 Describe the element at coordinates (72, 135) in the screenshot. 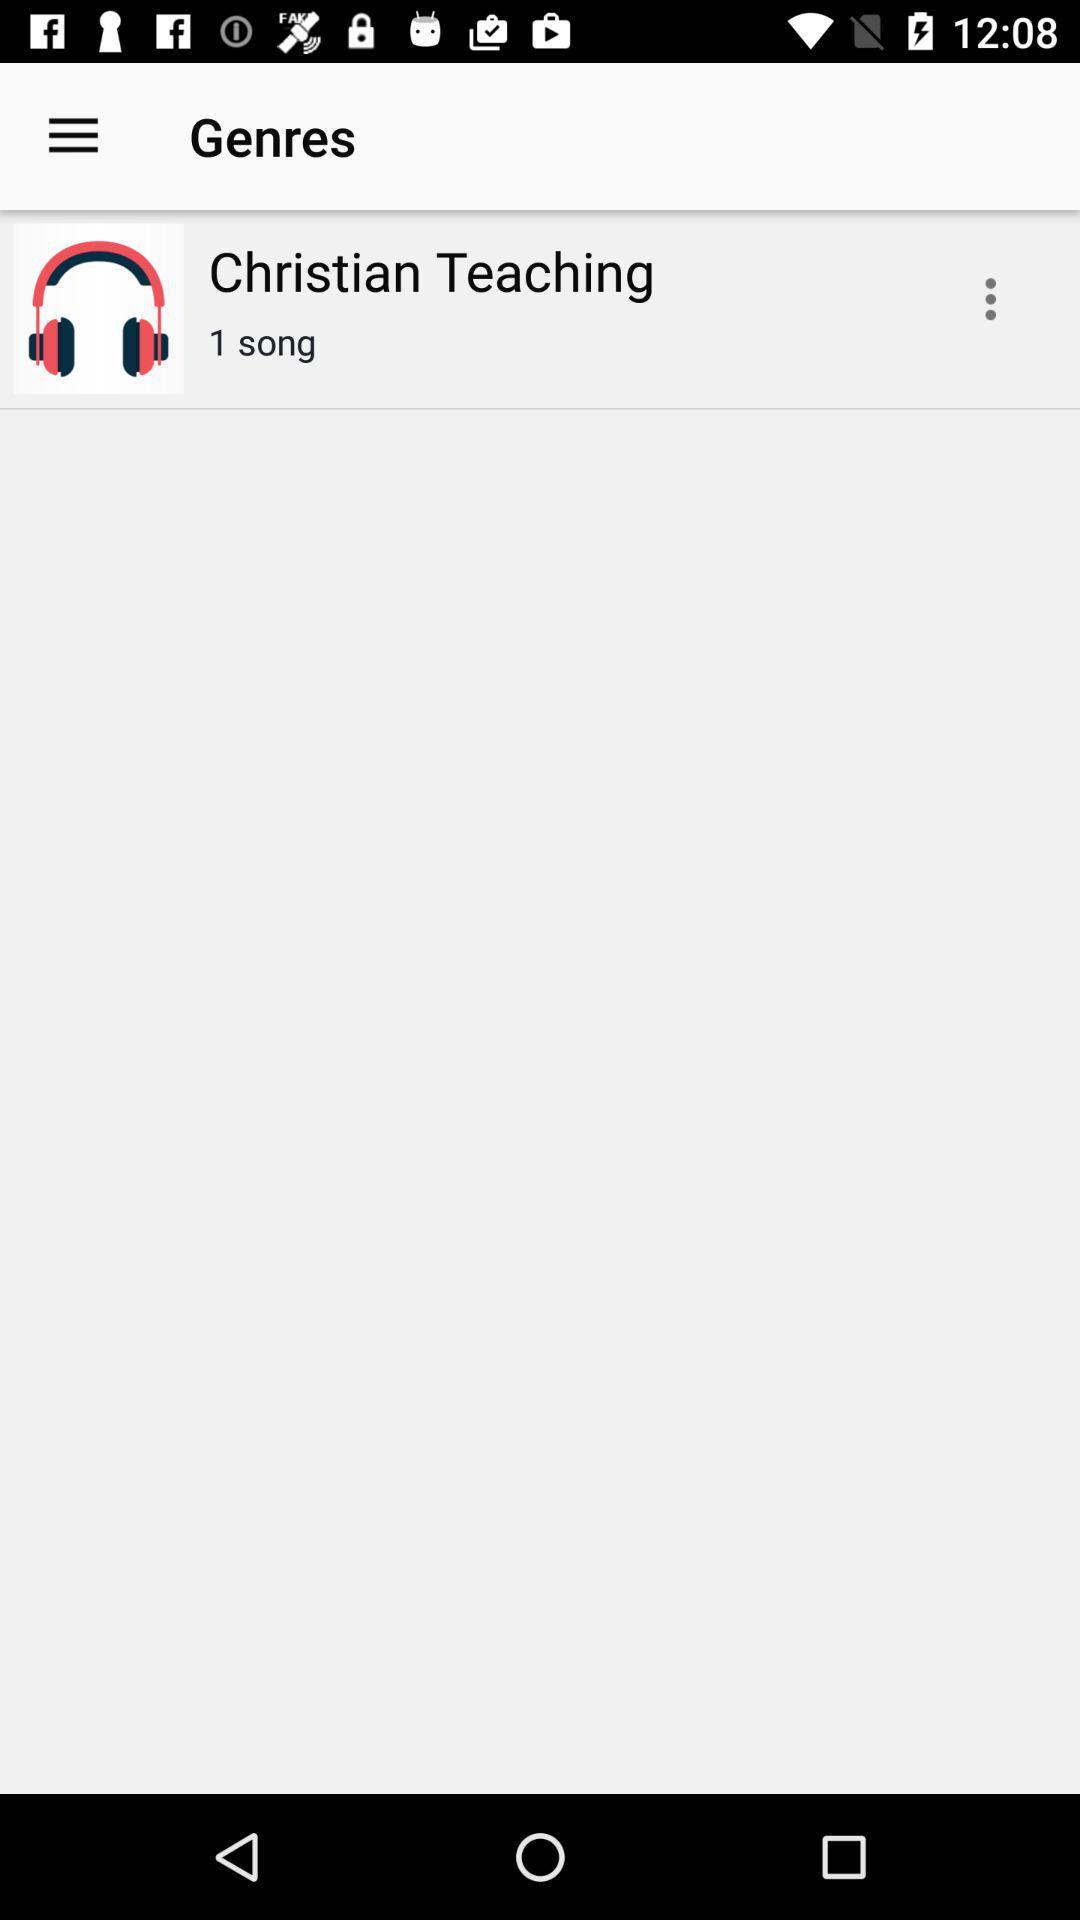

I see `icon next to christian teaching icon` at that location.